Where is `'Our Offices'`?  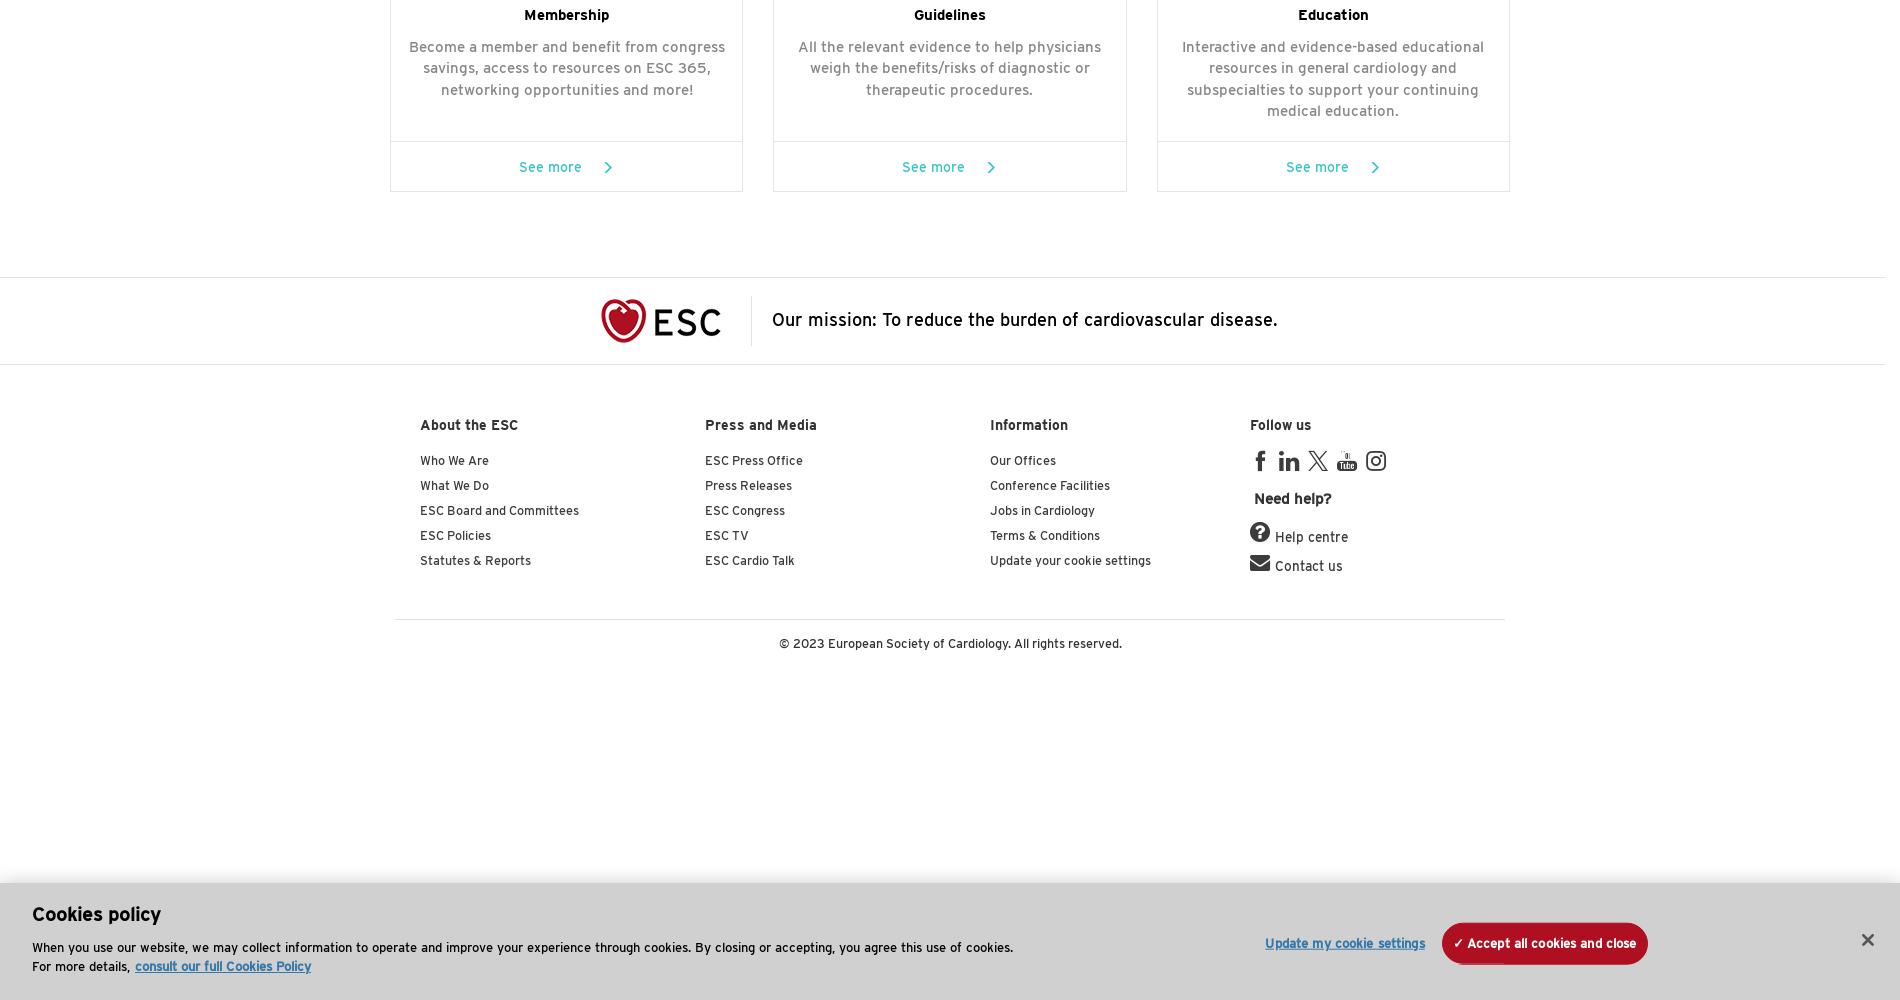
'Our Offices' is located at coordinates (1022, 459).